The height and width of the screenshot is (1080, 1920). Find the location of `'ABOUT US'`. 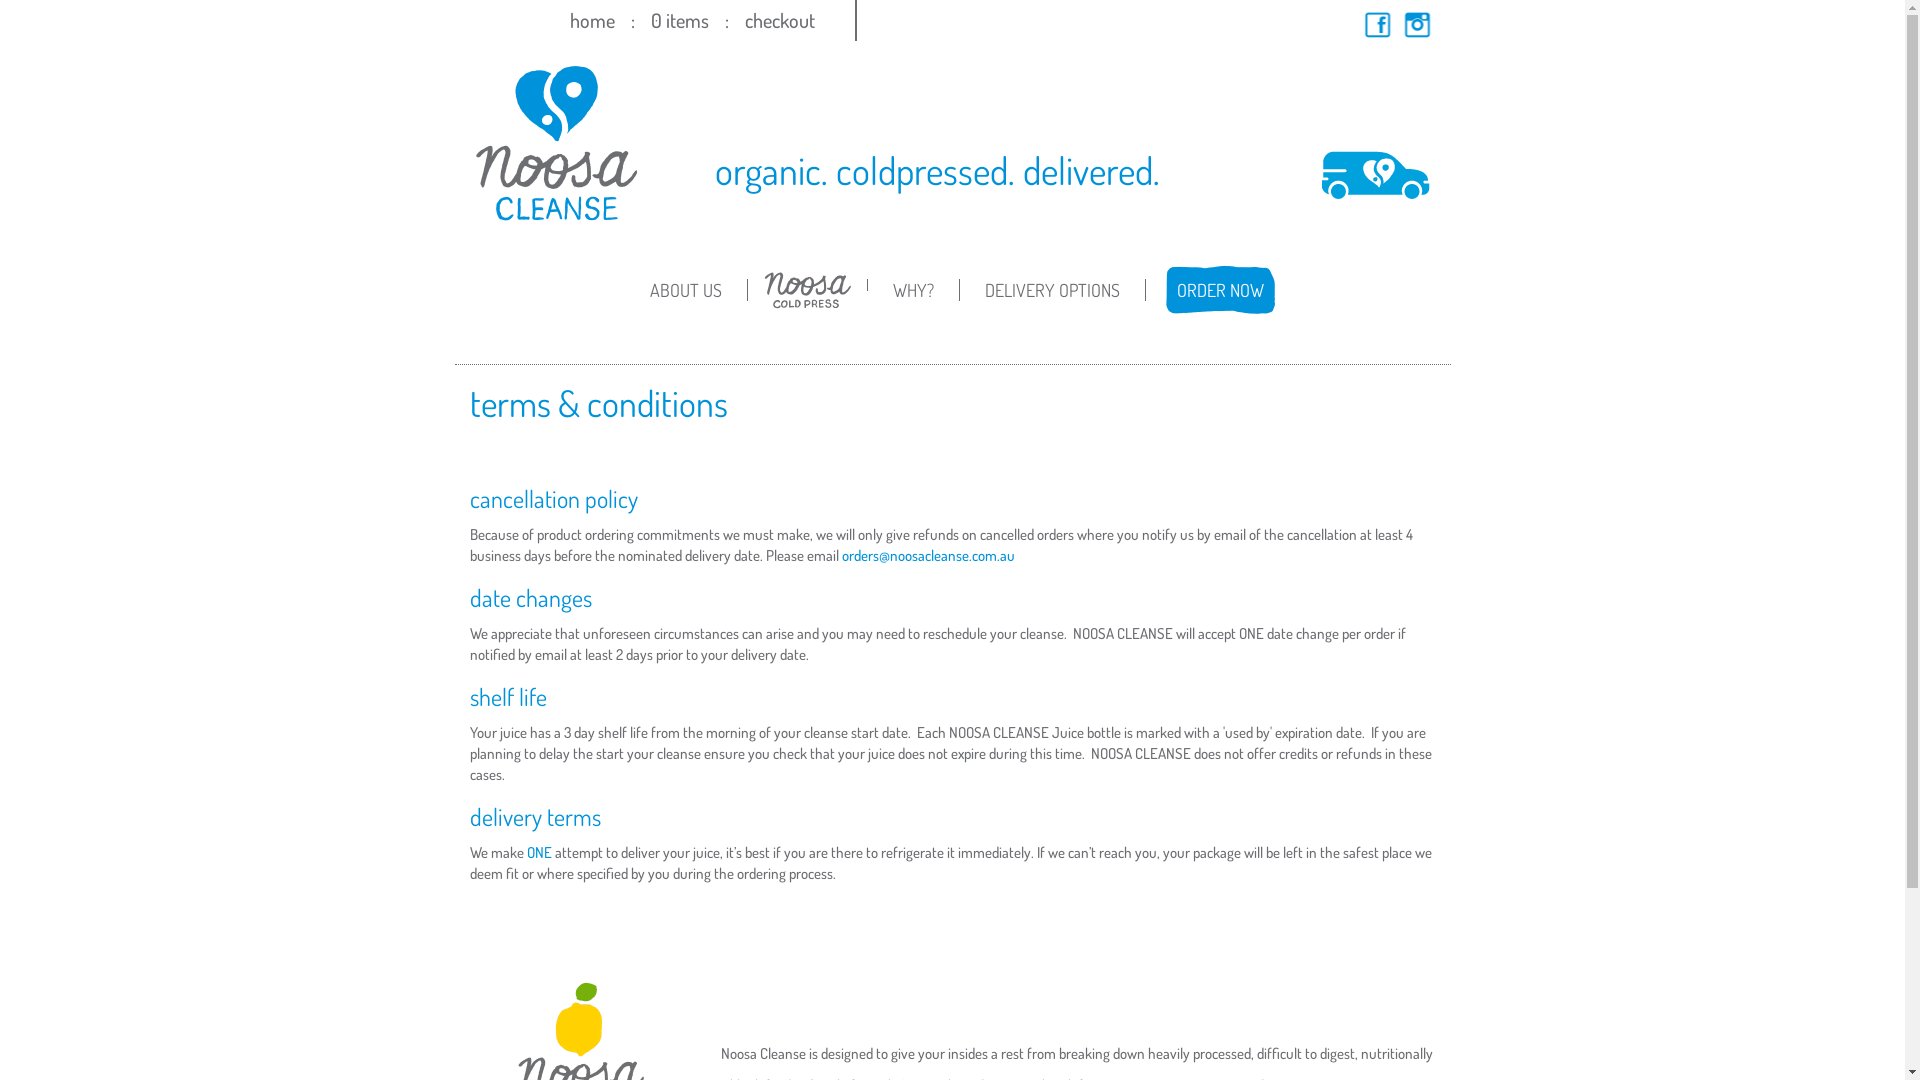

'ABOUT US' is located at coordinates (685, 289).